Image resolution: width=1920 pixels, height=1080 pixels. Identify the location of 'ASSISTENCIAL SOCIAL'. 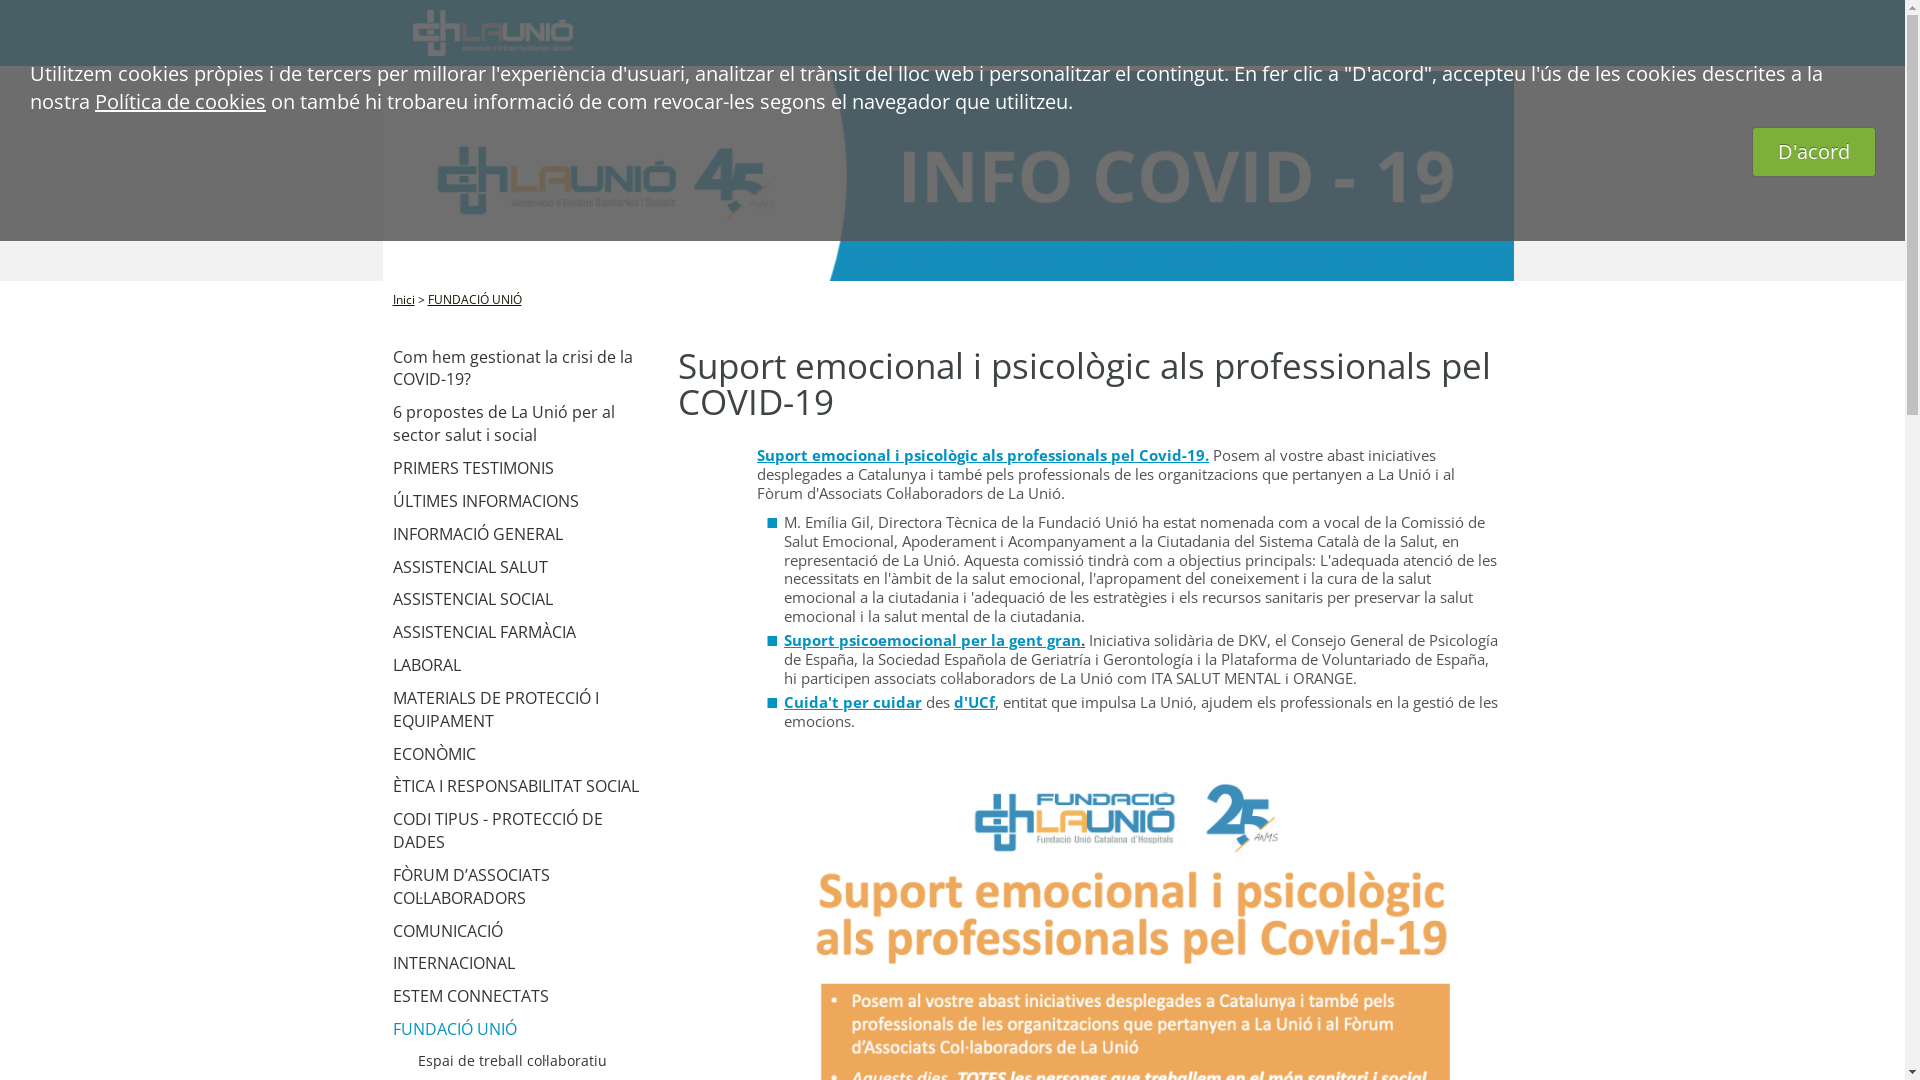
(524, 598).